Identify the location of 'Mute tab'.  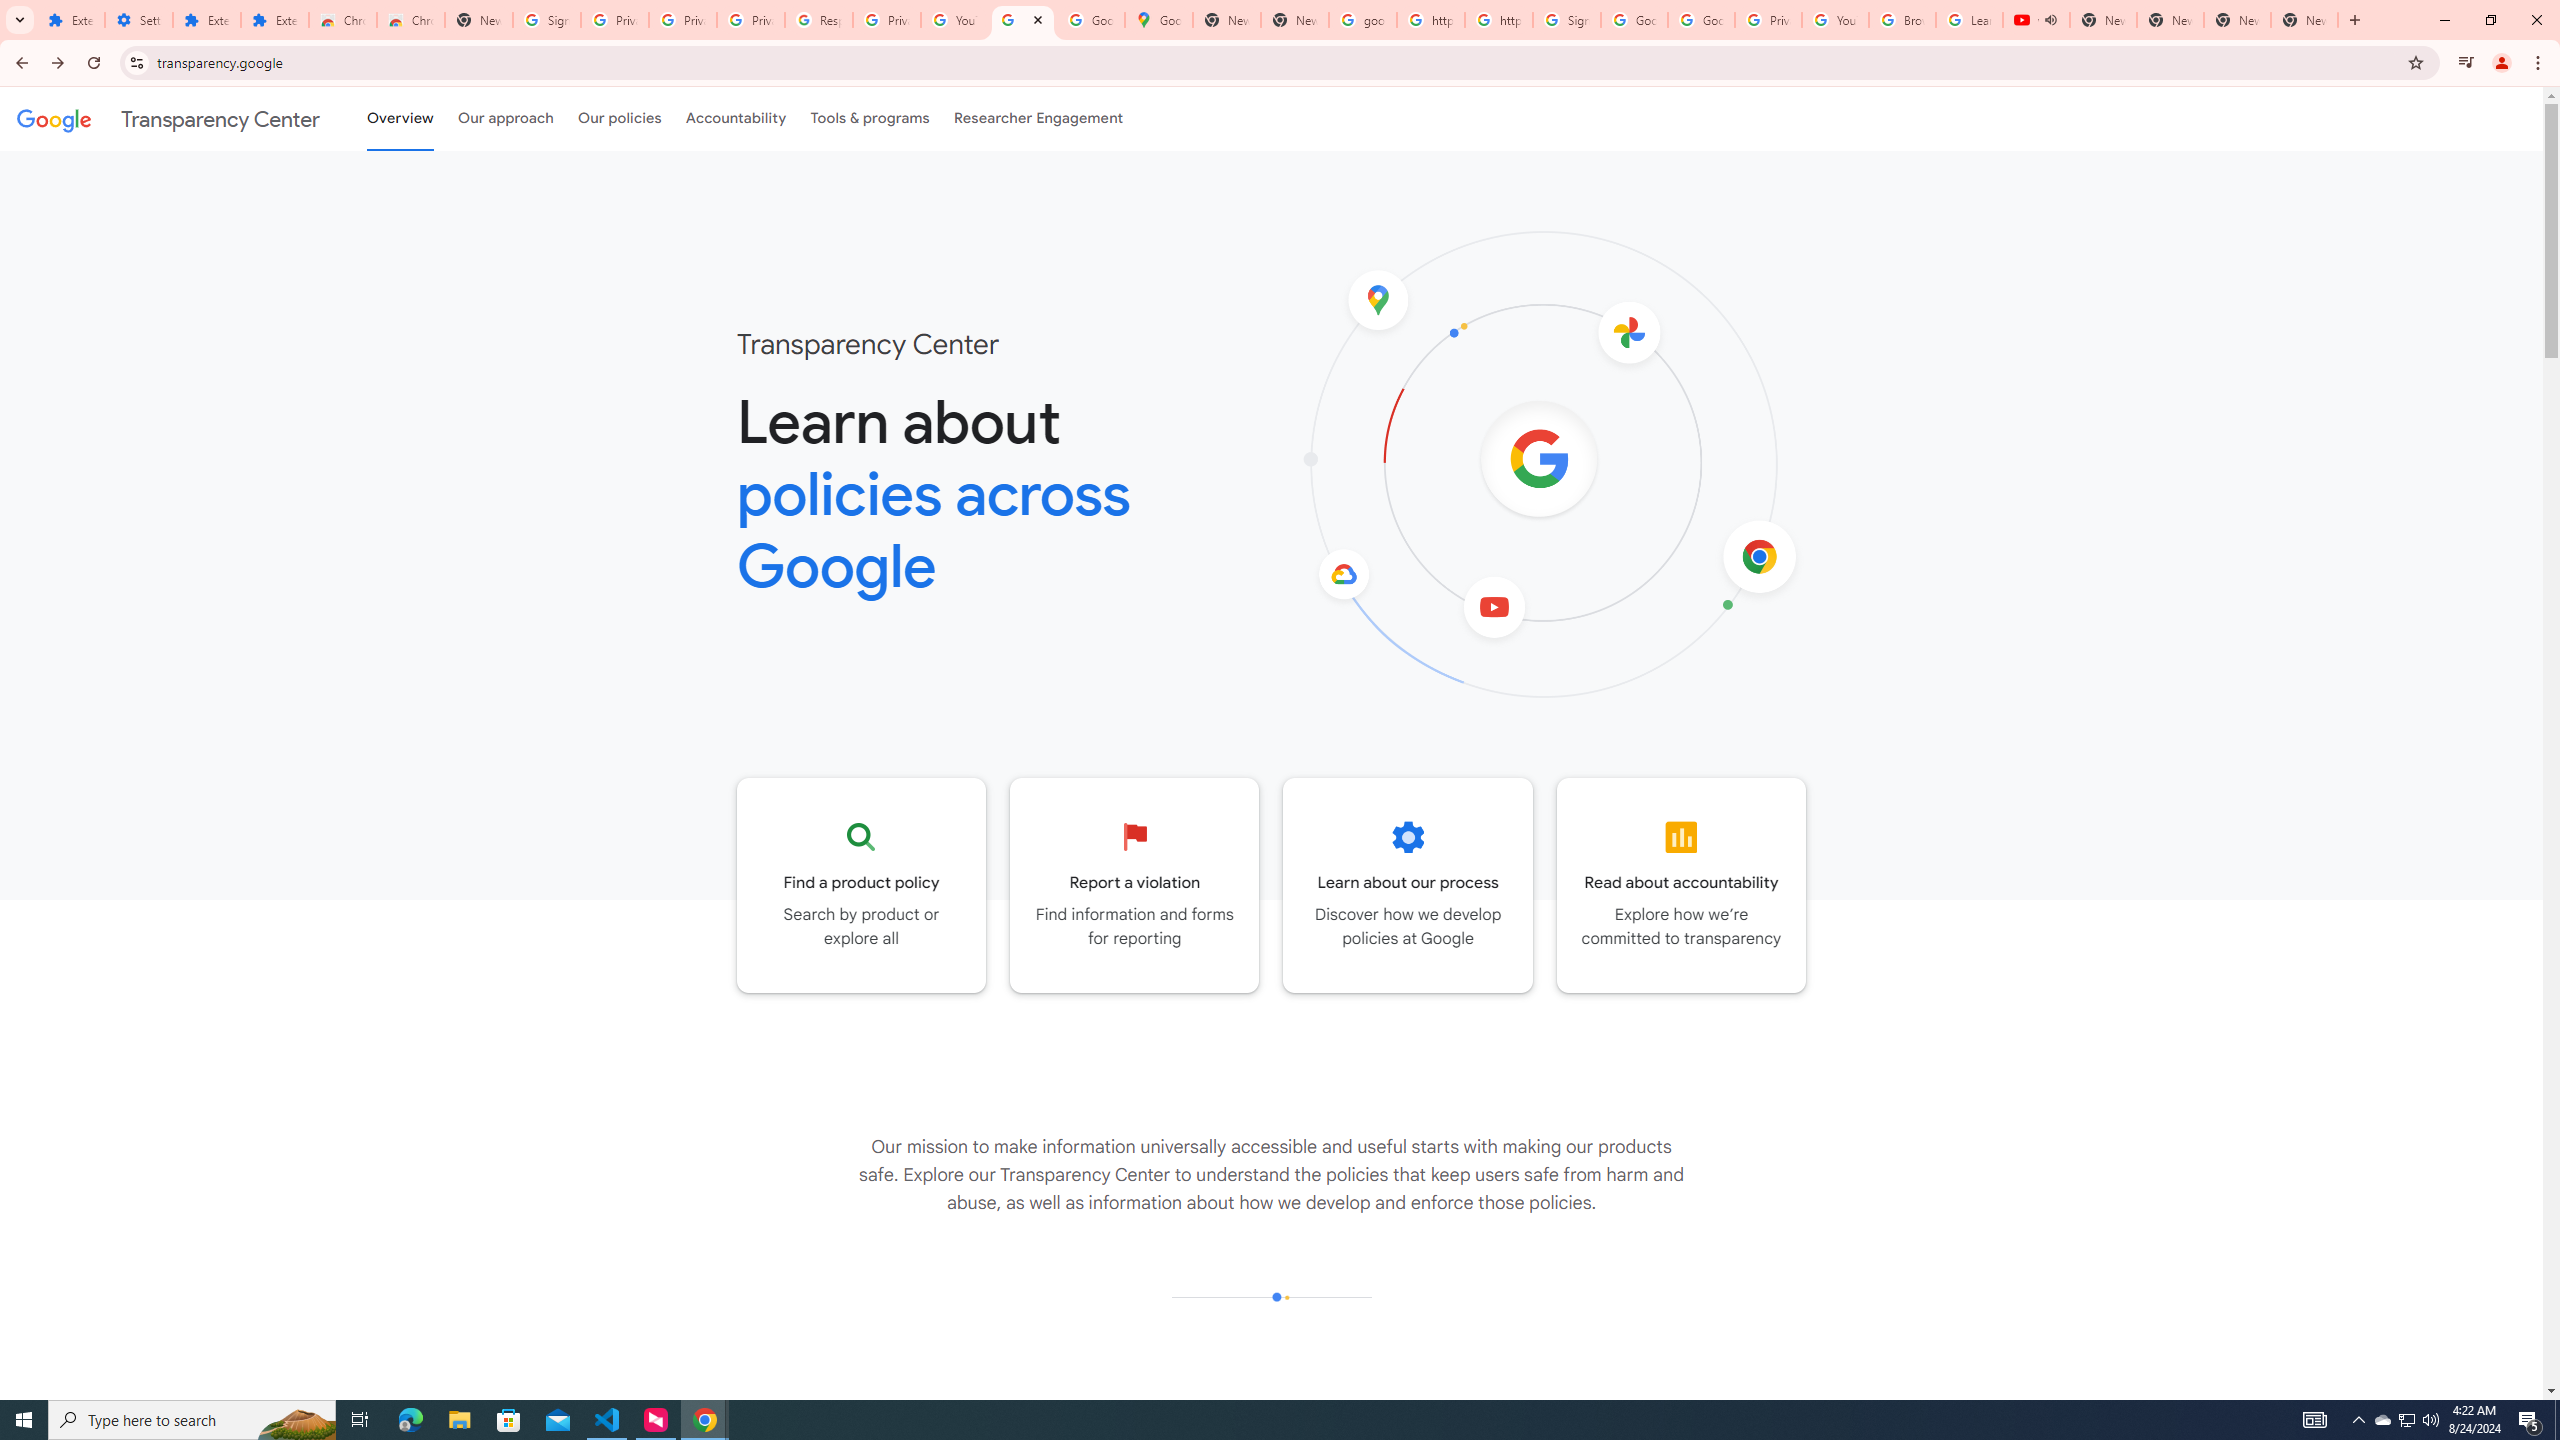
(2050, 19).